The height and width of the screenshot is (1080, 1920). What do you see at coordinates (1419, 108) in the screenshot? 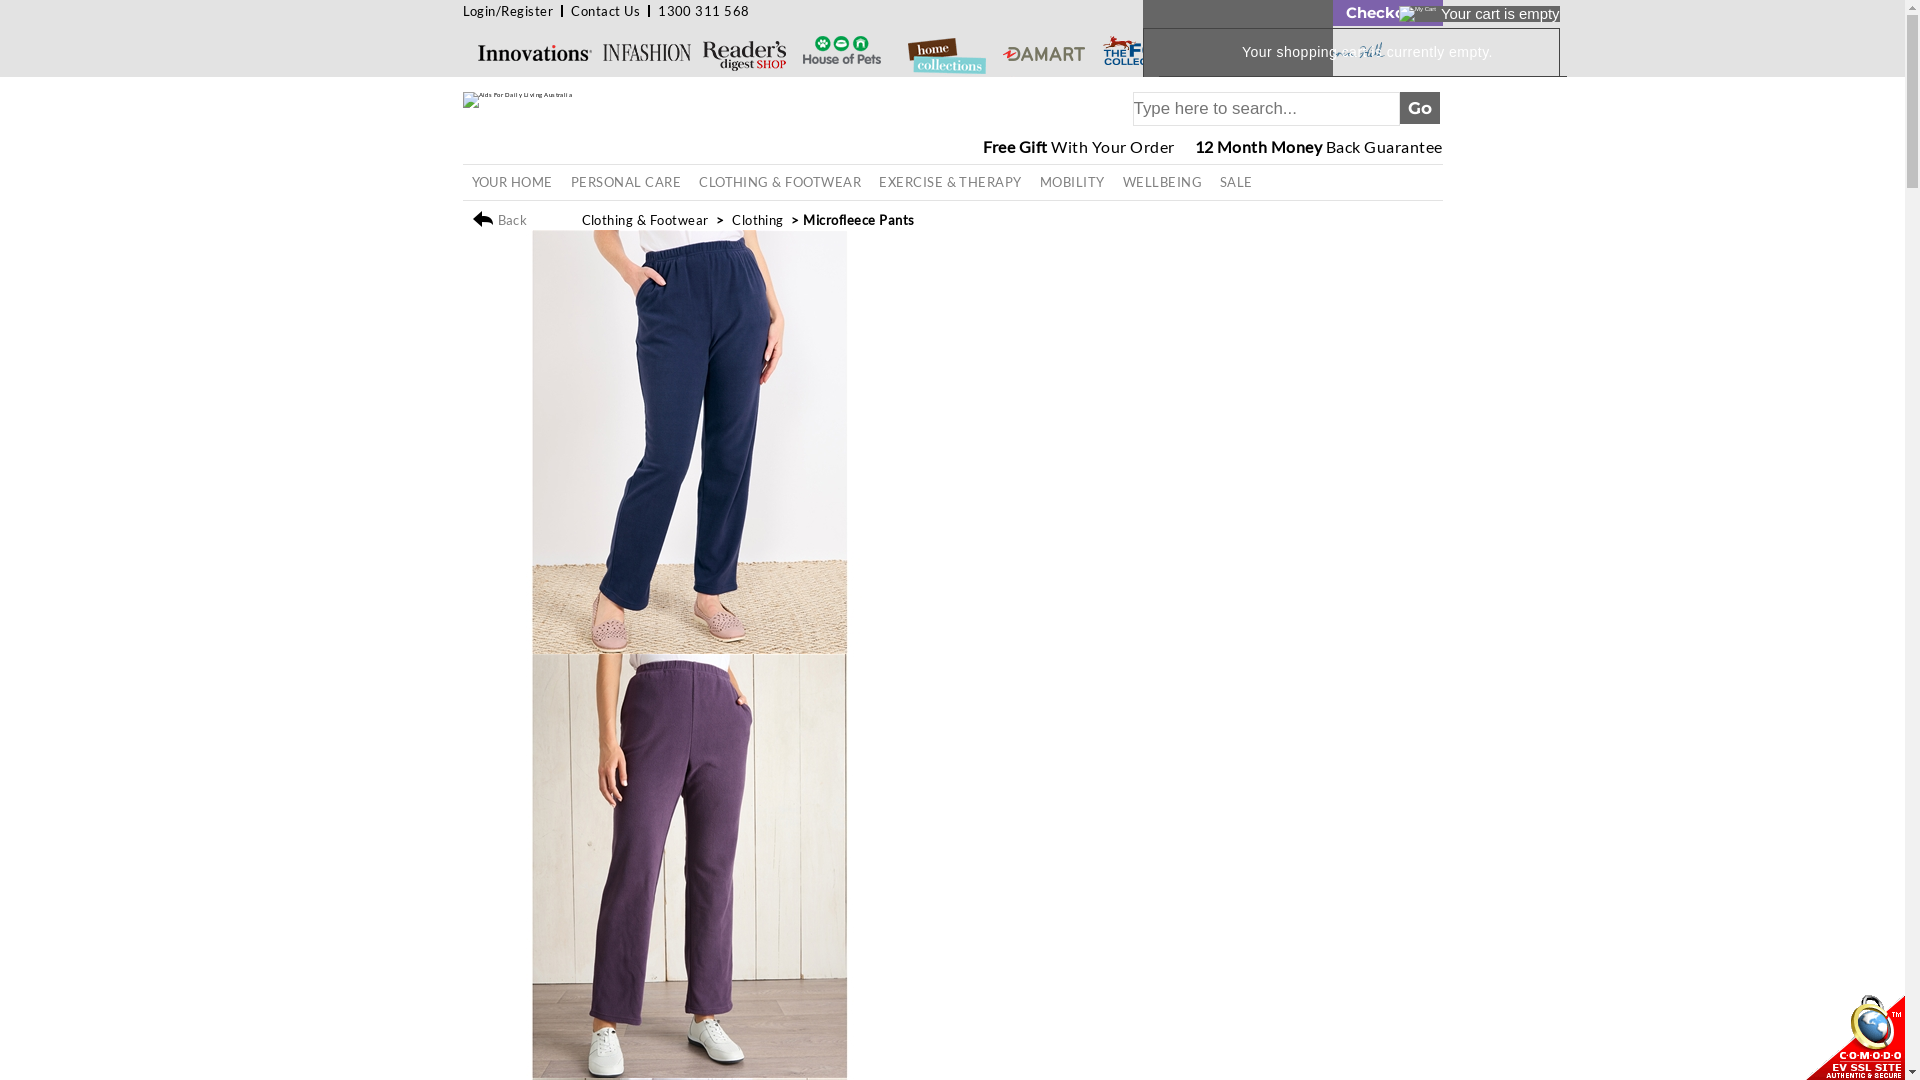
I see `'Go'` at bounding box center [1419, 108].